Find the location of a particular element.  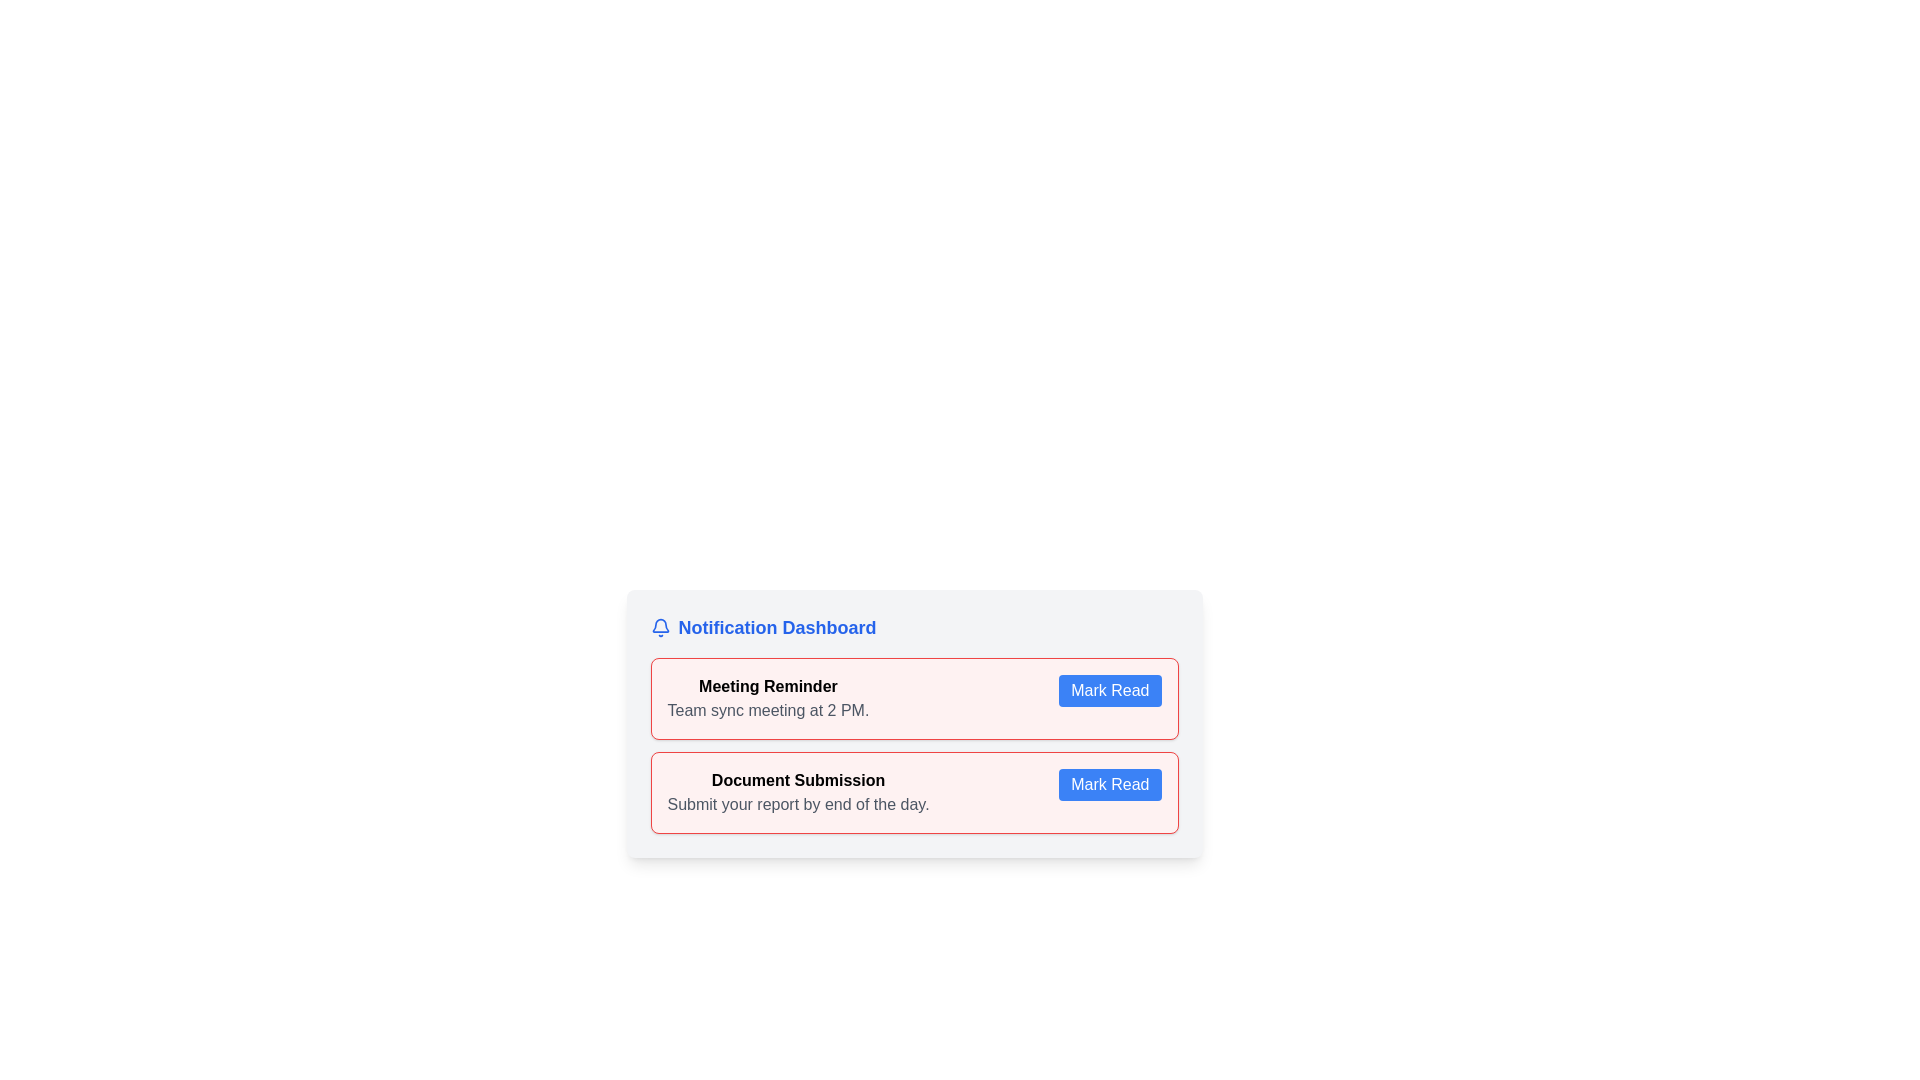

the text label providing details about the scheduled 'Team sync meeting at 2 PM.' located below 'Meeting Reminder' in the first notification box of the dashboard interface is located at coordinates (767, 709).